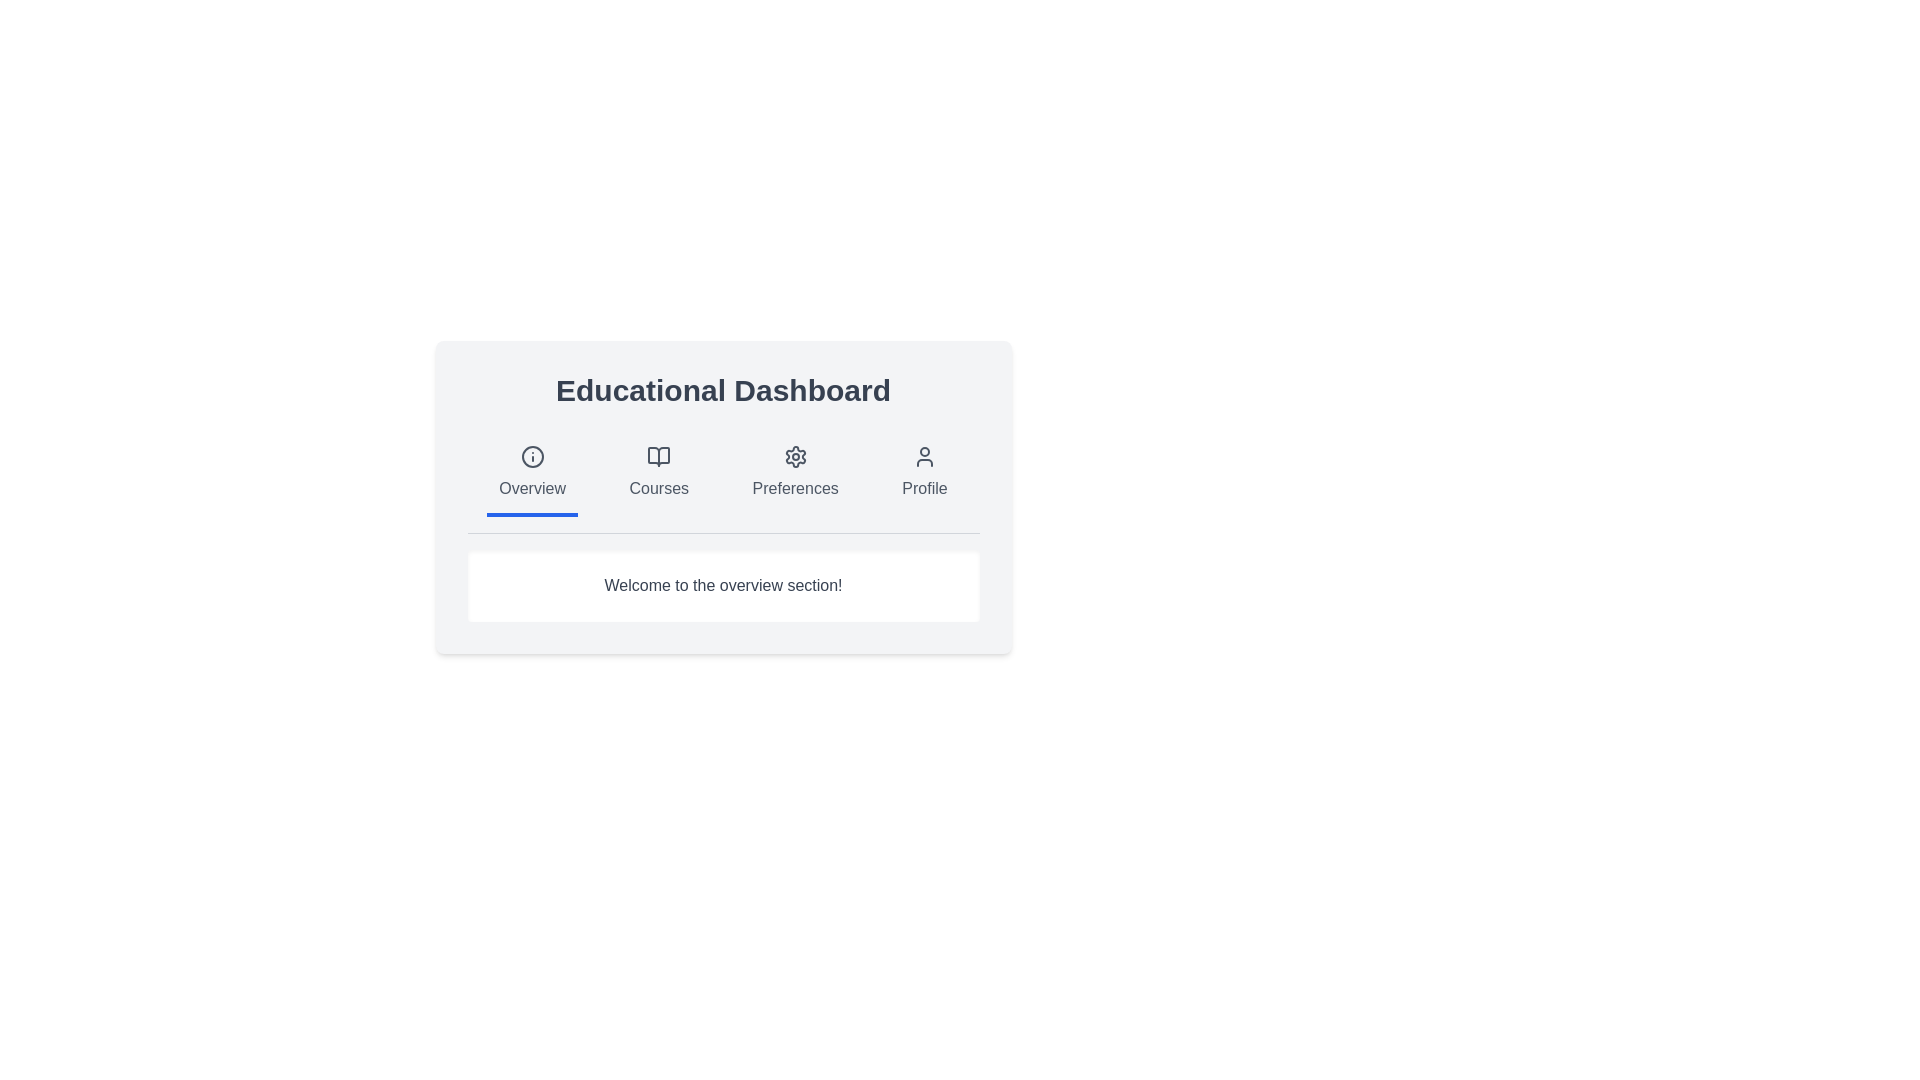 Image resolution: width=1920 pixels, height=1080 pixels. Describe the element at coordinates (532, 456) in the screenshot. I see `the circular information icon with an 'i' symbol, located in the 'Overview' tab section, above the 'Overview' label` at that location.